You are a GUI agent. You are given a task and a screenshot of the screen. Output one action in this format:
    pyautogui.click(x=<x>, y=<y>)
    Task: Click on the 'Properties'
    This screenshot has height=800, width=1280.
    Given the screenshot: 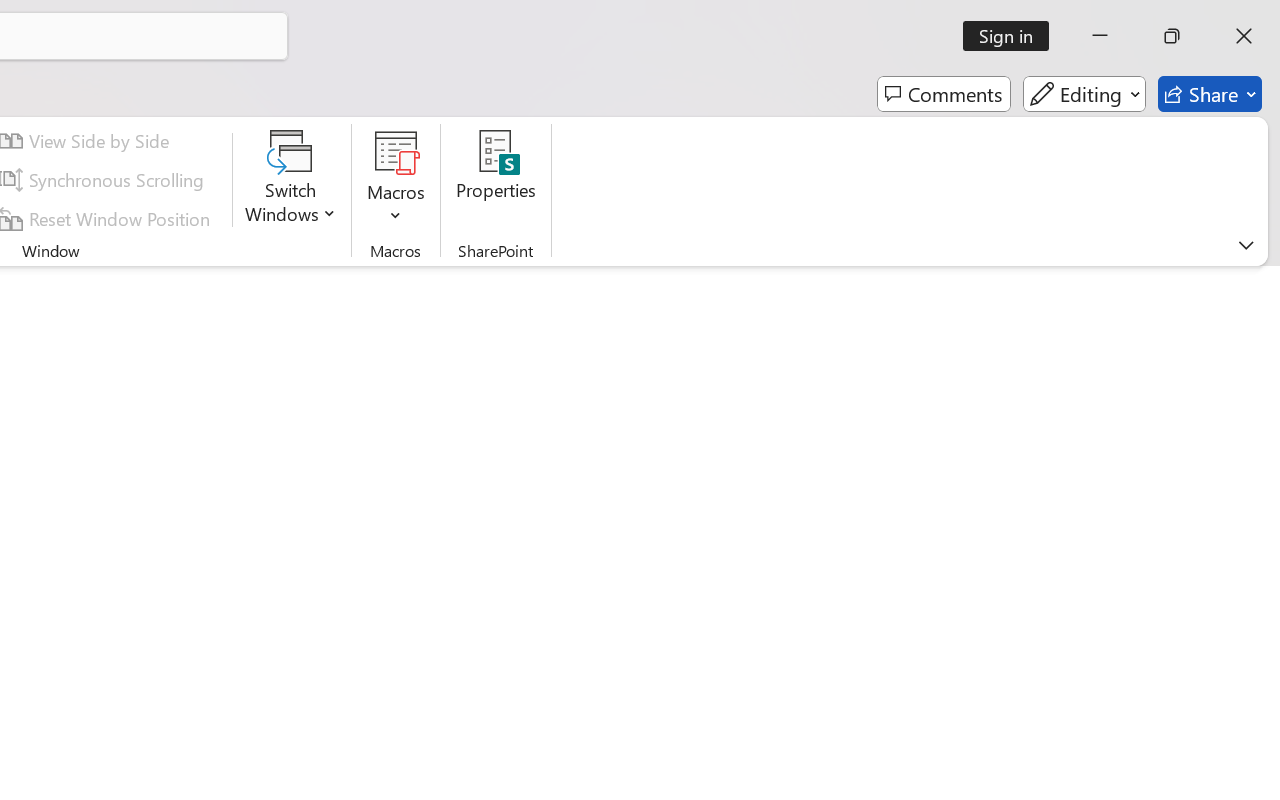 What is the action you would take?
    pyautogui.click(x=496, y=179)
    